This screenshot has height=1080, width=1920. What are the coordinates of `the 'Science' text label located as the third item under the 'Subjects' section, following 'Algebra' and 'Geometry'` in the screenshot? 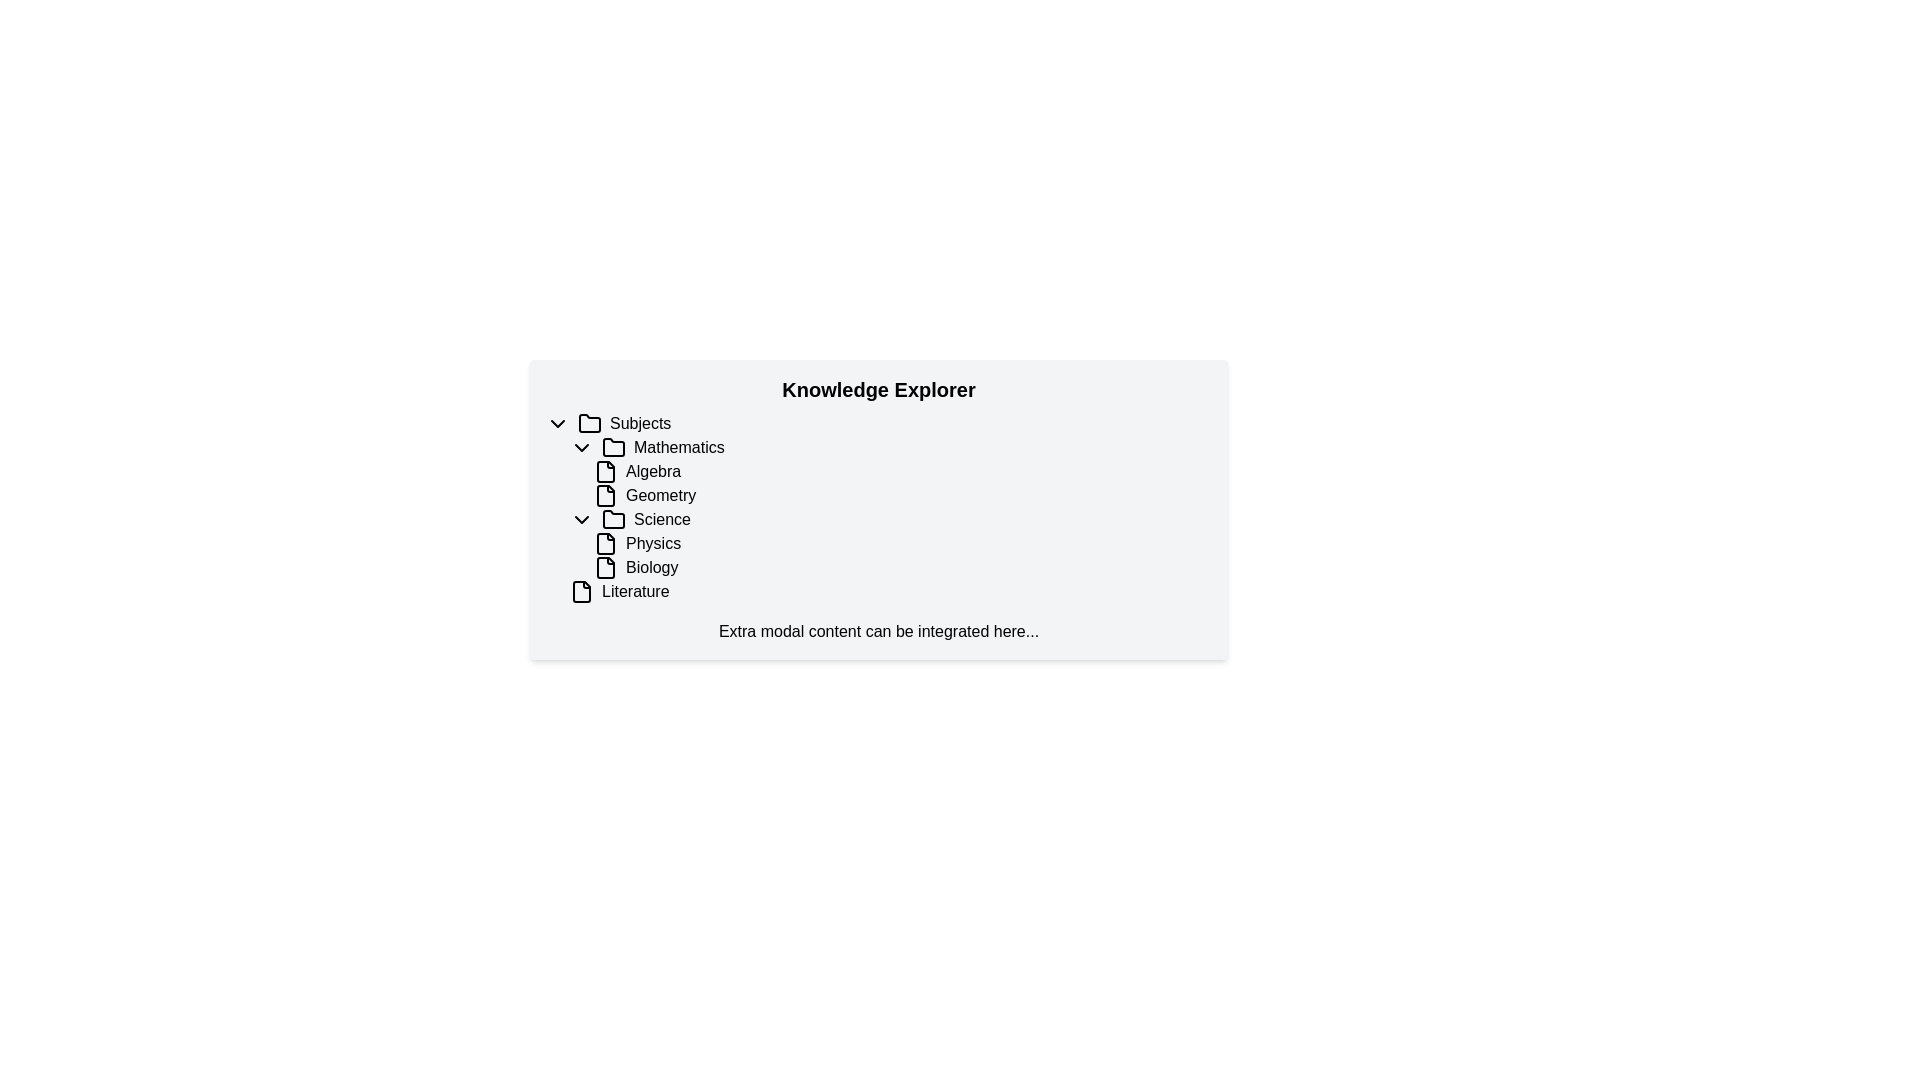 It's located at (662, 519).